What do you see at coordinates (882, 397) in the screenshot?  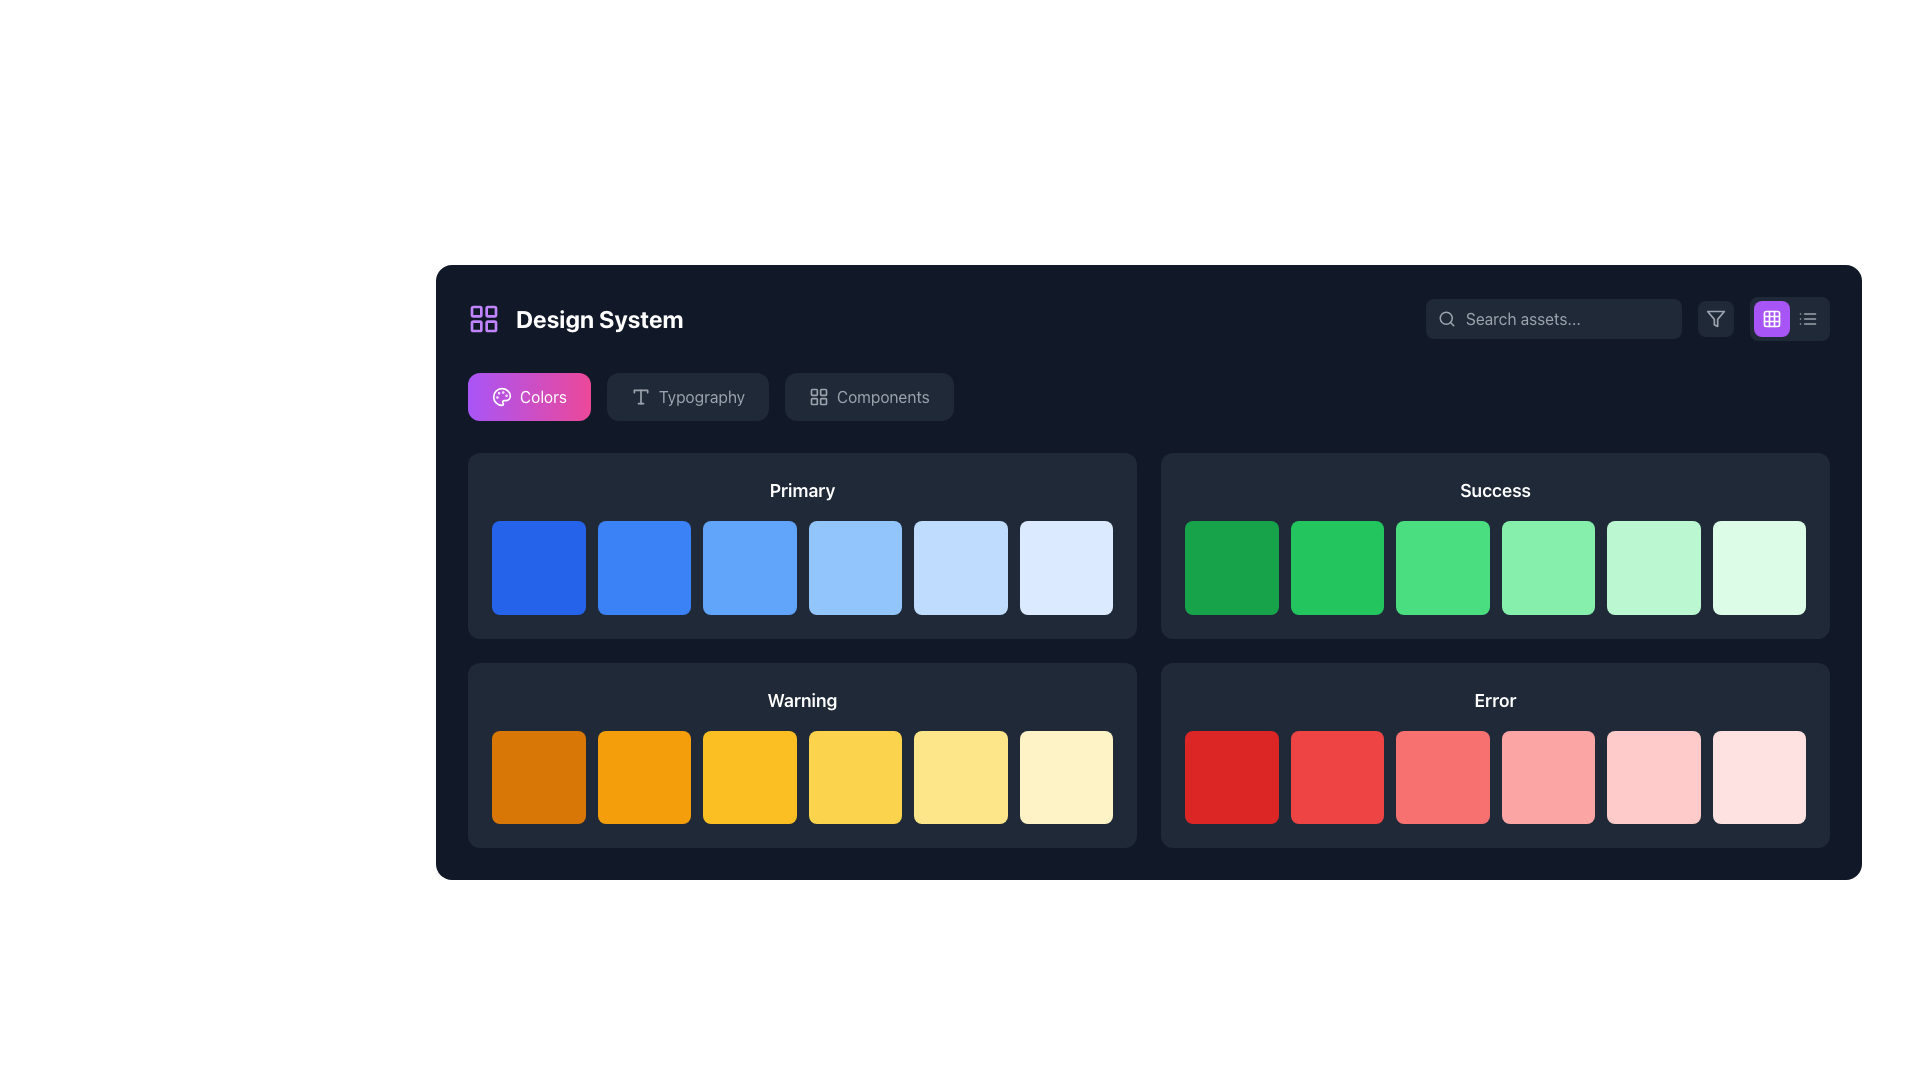 I see `the 'Components' label within the button in the navigation menu` at bounding box center [882, 397].